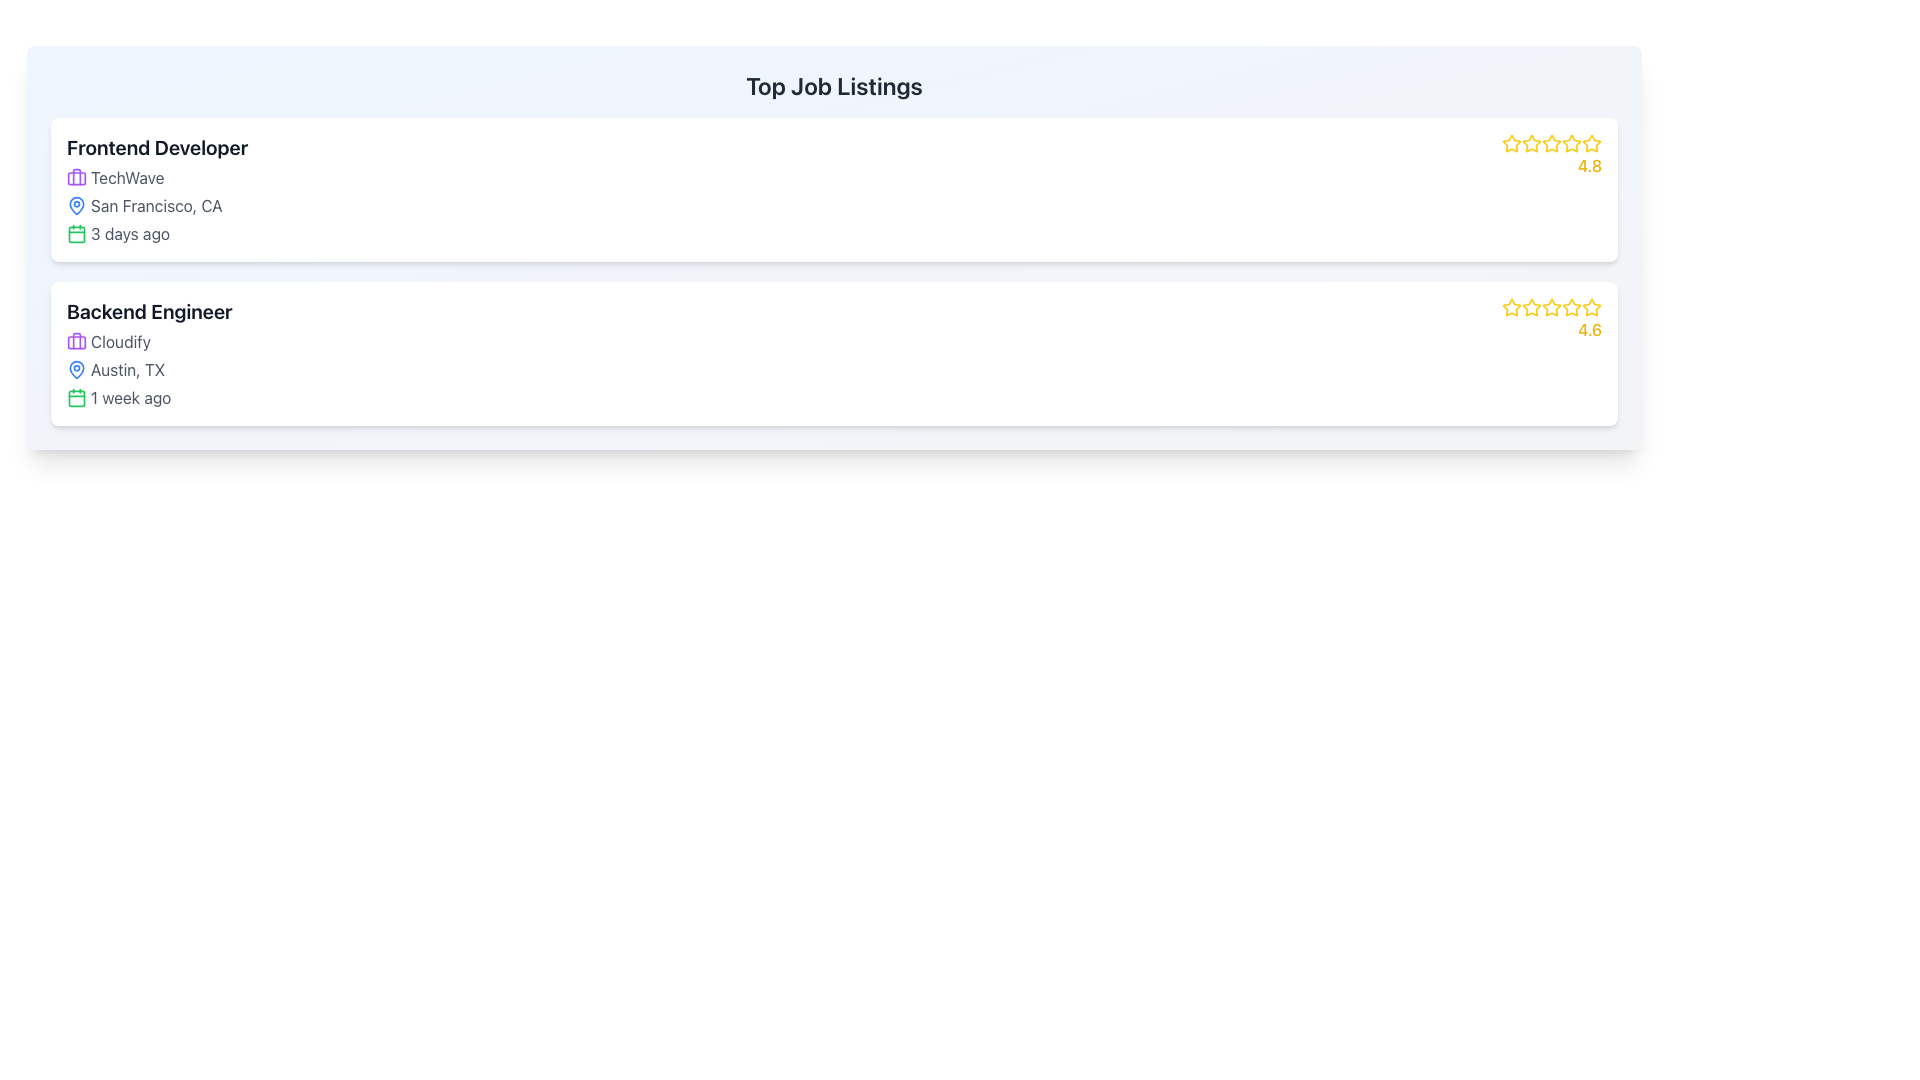 The width and height of the screenshot is (1920, 1080). I want to click on the first star in the five-star rating sequence for the 'Backend Engineer' job listing, which represents a rating score of 1.0, so click(1512, 307).